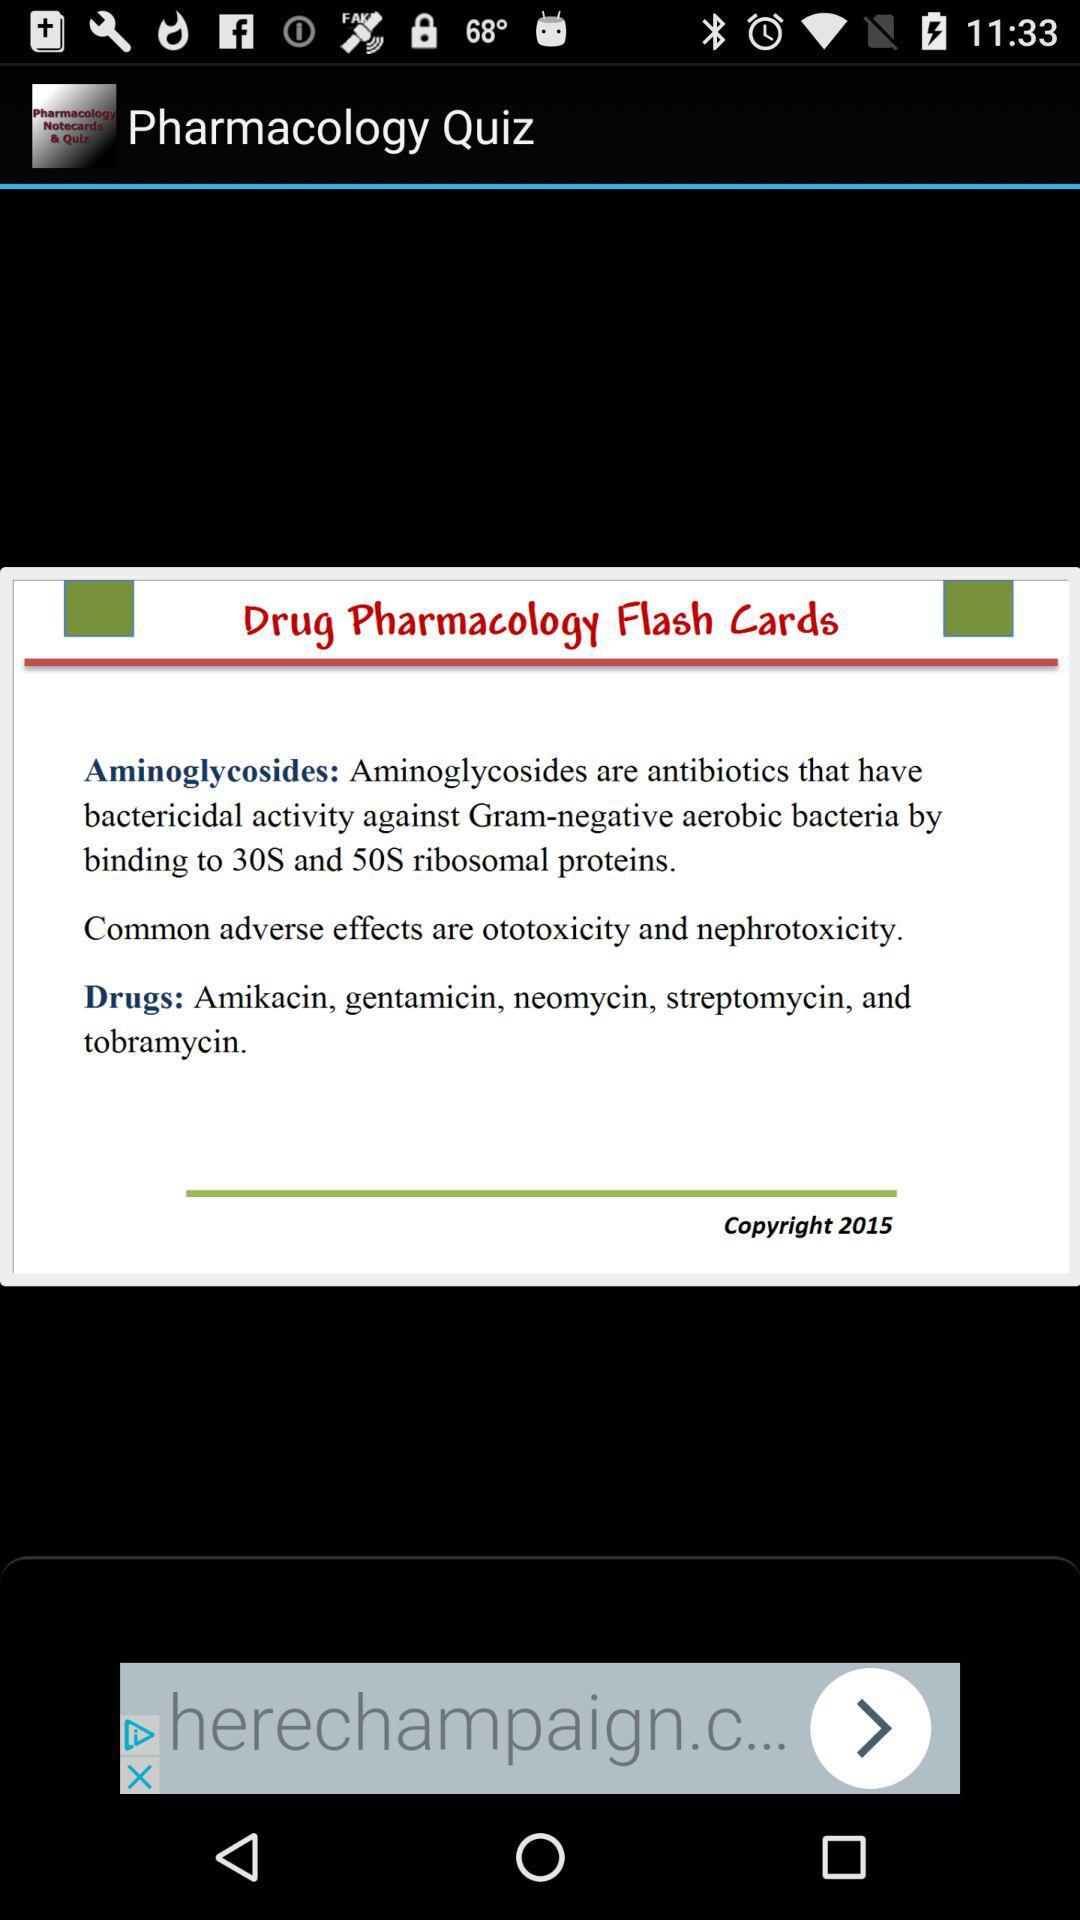 This screenshot has height=1920, width=1080. I want to click on website, so click(540, 1727).